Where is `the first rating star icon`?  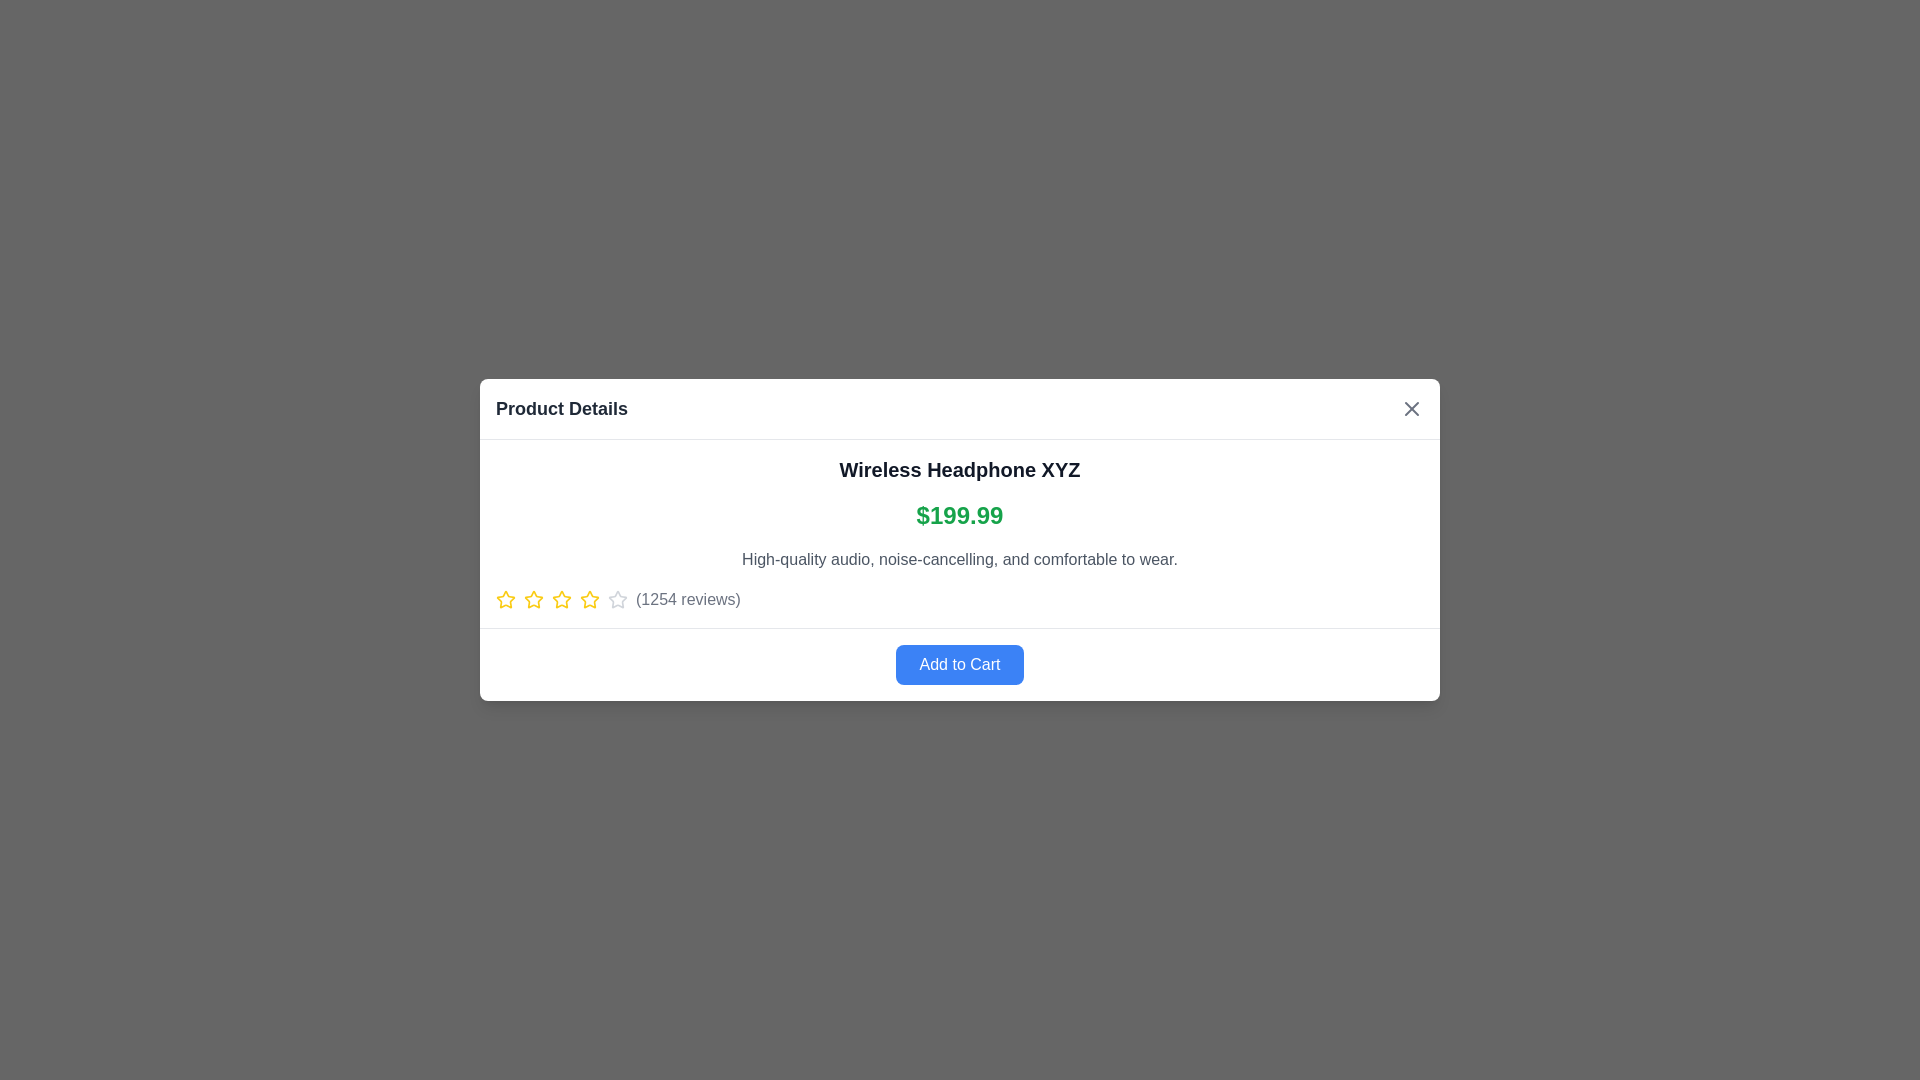 the first rating star icon is located at coordinates (505, 598).